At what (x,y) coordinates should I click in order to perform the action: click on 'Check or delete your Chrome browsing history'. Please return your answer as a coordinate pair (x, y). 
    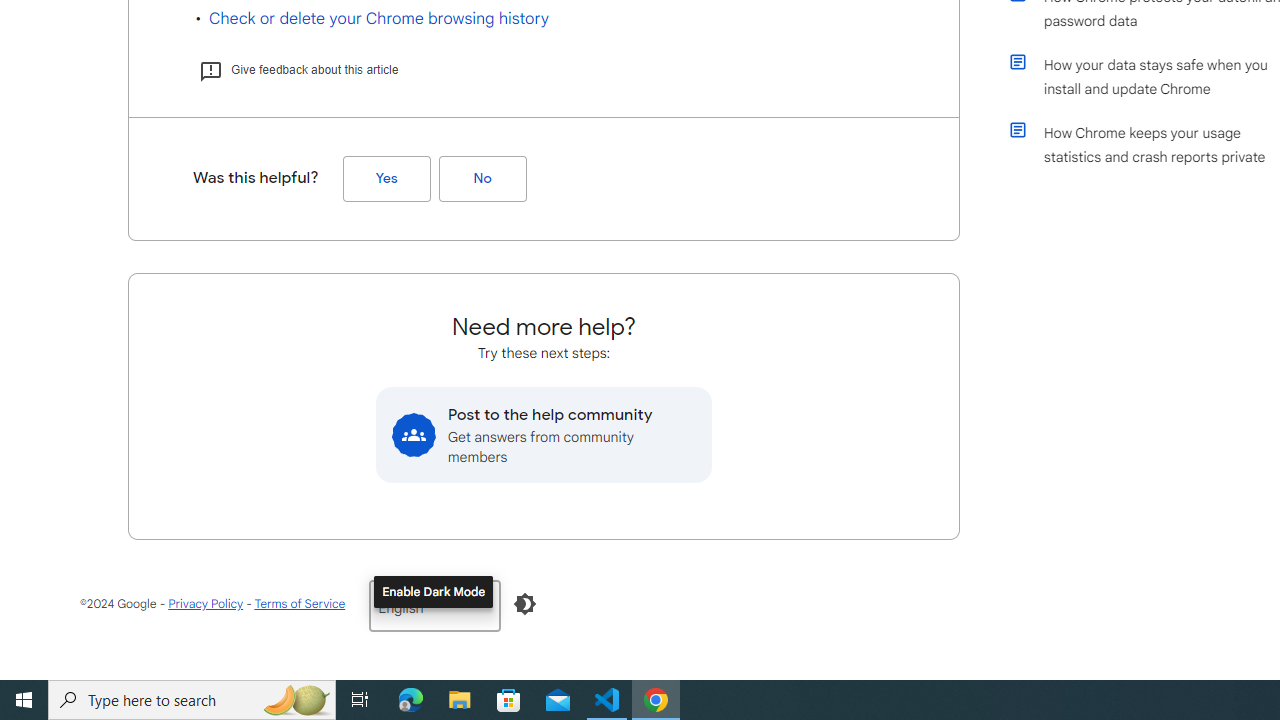
    Looking at the image, I should click on (379, 18).